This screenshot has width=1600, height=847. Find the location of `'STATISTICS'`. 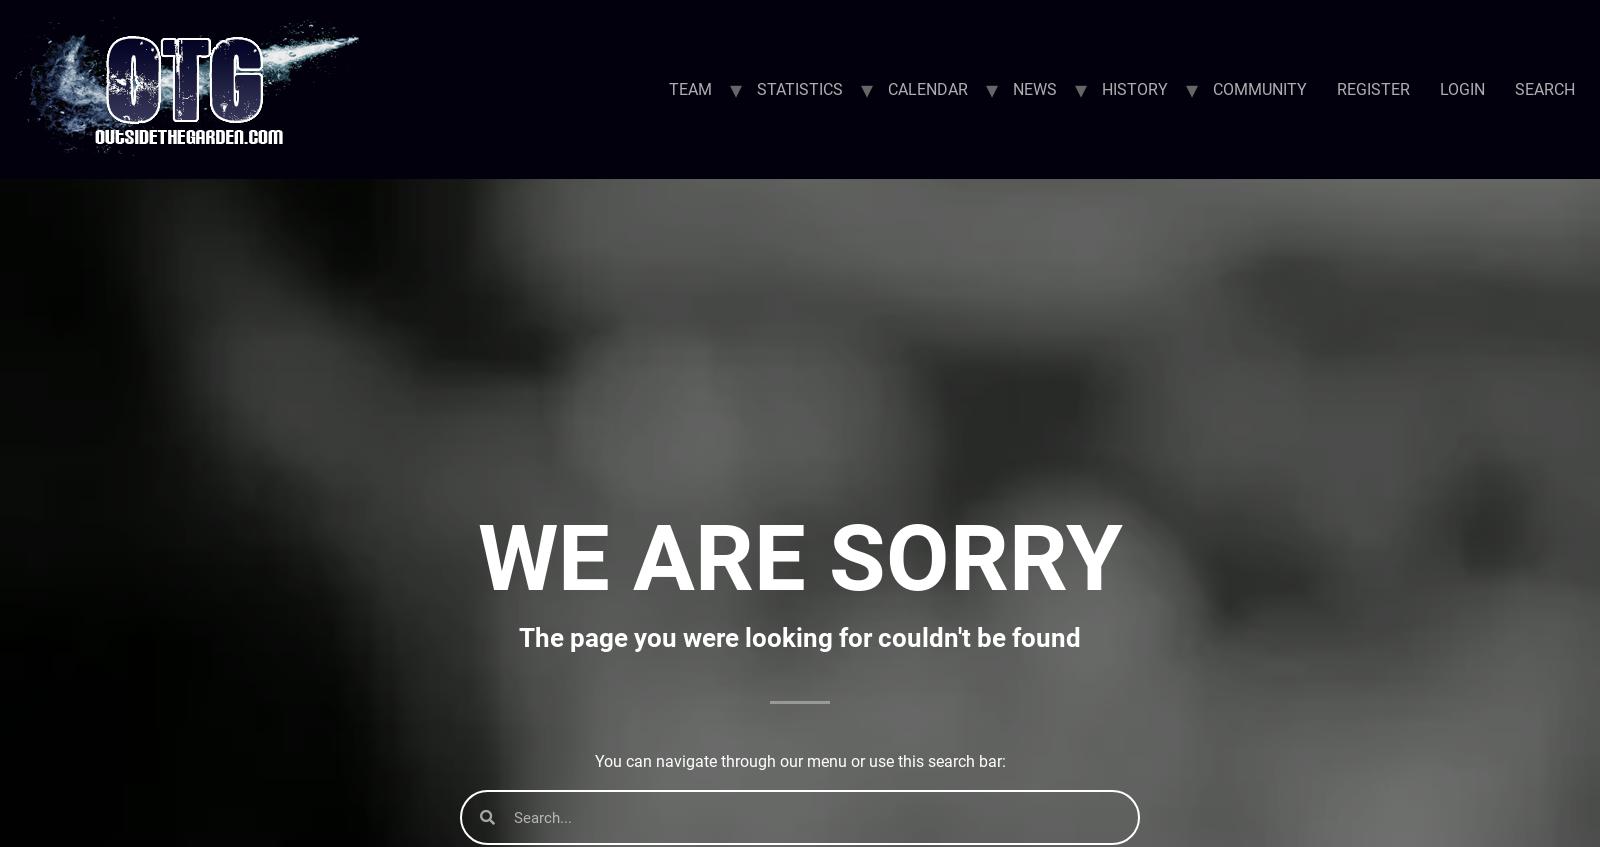

'STATISTICS' is located at coordinates (756, 88).